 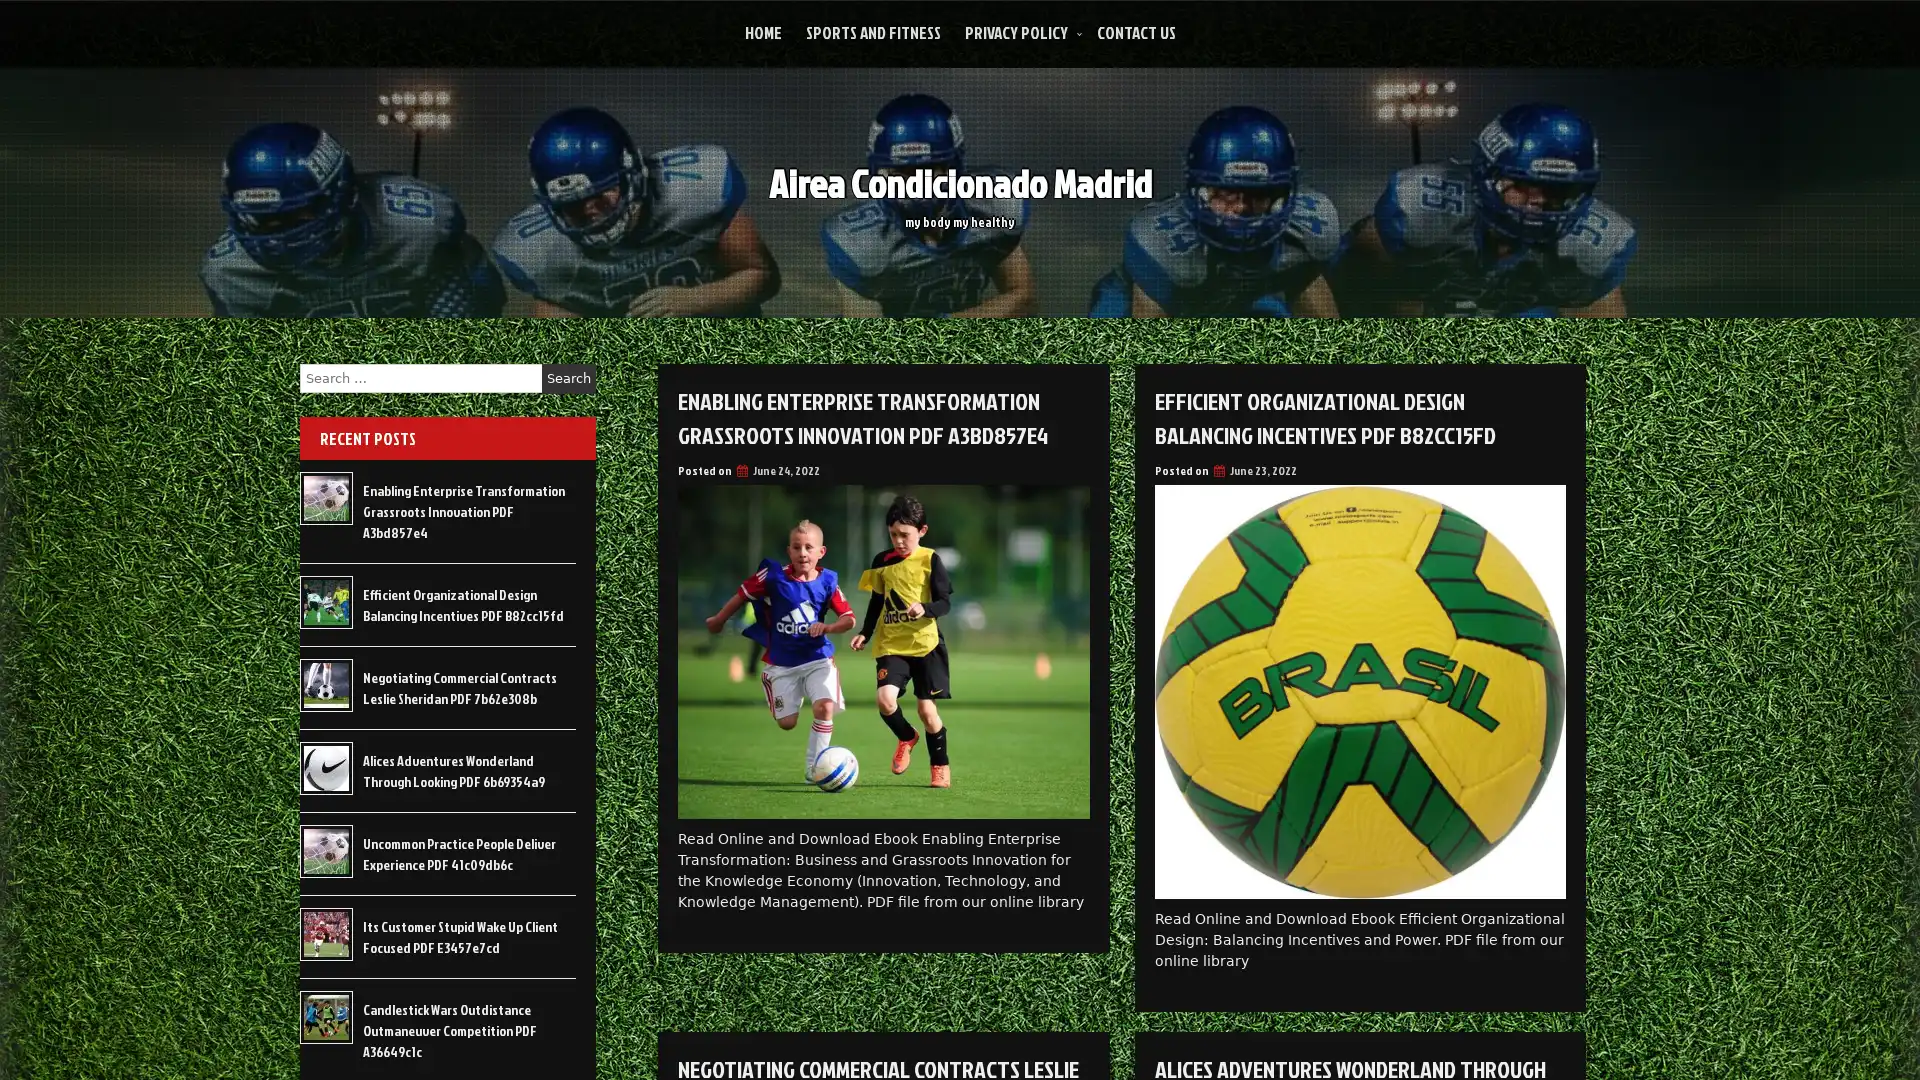 What do you see at coordinates (568, 378) in the screenshot?
I see `Search` at bounding box center [568, 378].